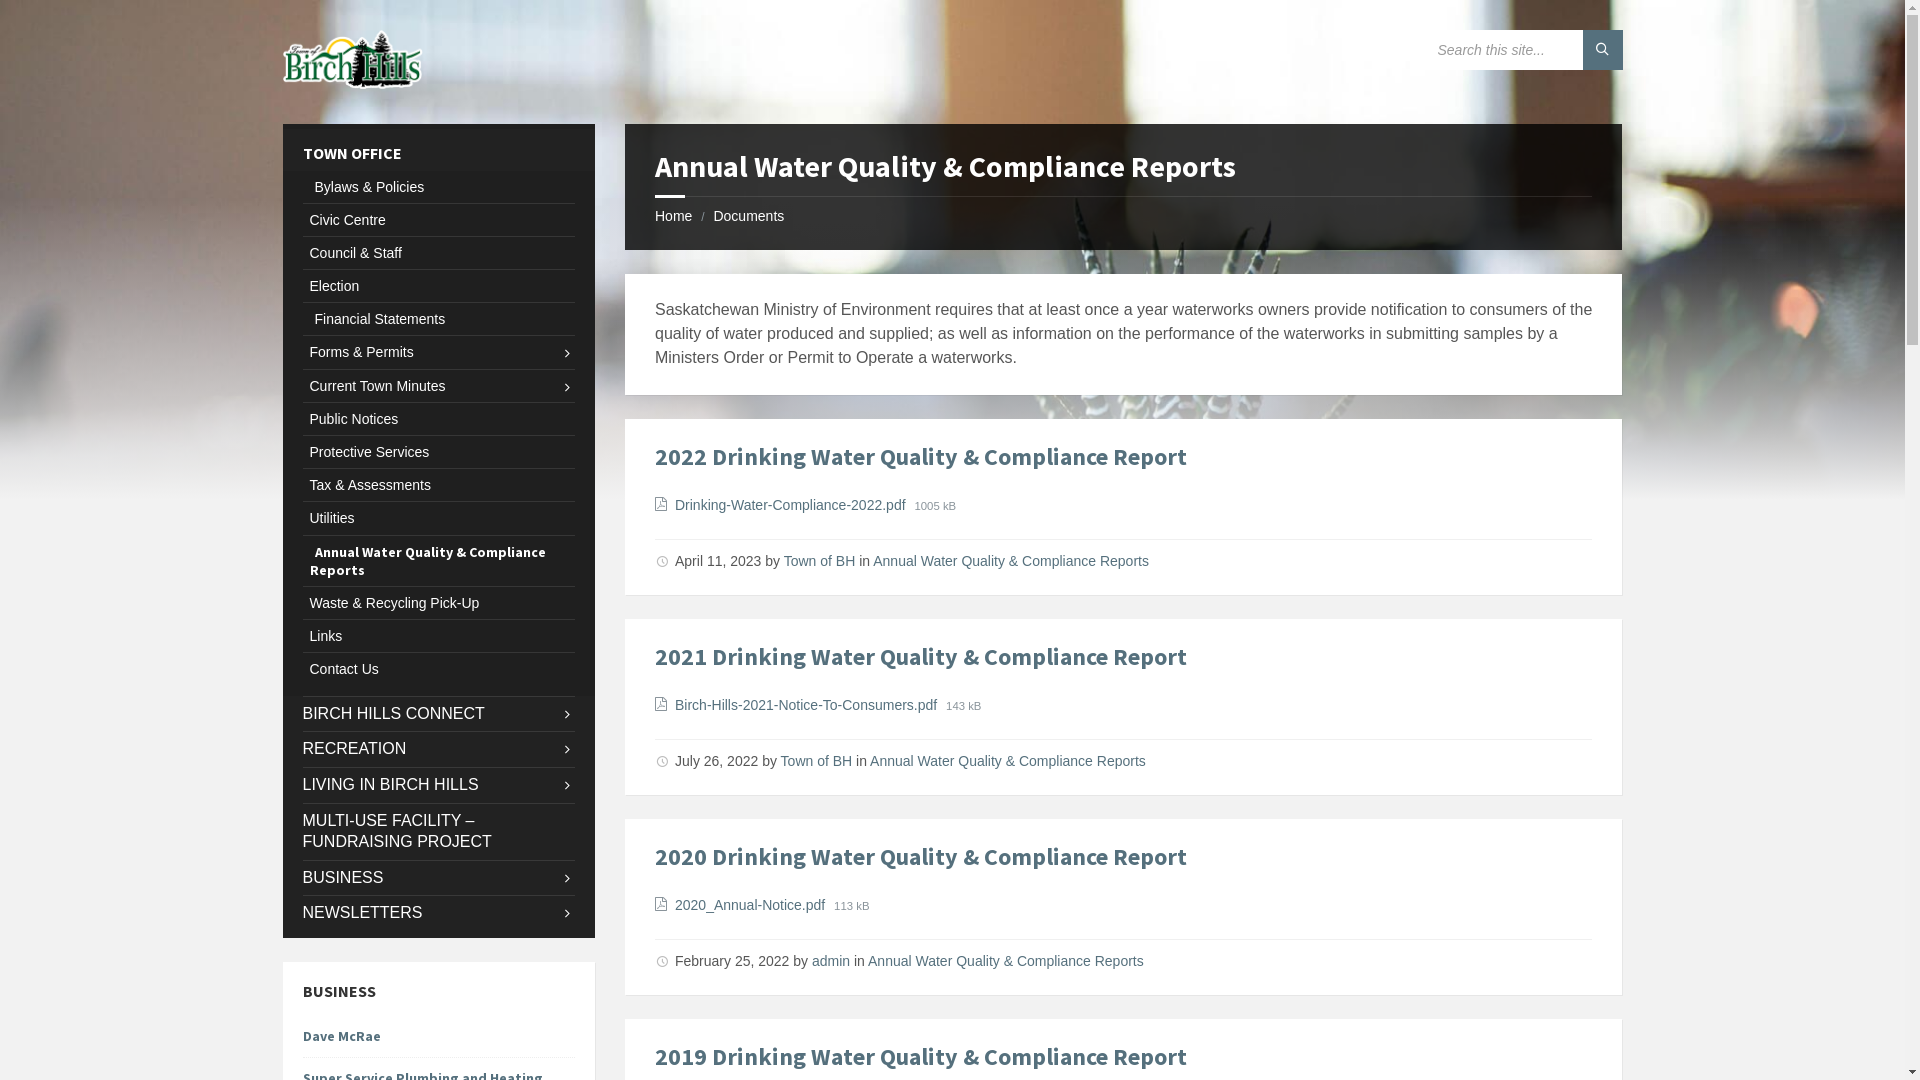 Image resolution: width=1920 pixels, height=1080 pixels. Describe the element at coordinates (301, 713) in the screenshot. I see `'BIRCH HILLS CONNECT'` at that location.